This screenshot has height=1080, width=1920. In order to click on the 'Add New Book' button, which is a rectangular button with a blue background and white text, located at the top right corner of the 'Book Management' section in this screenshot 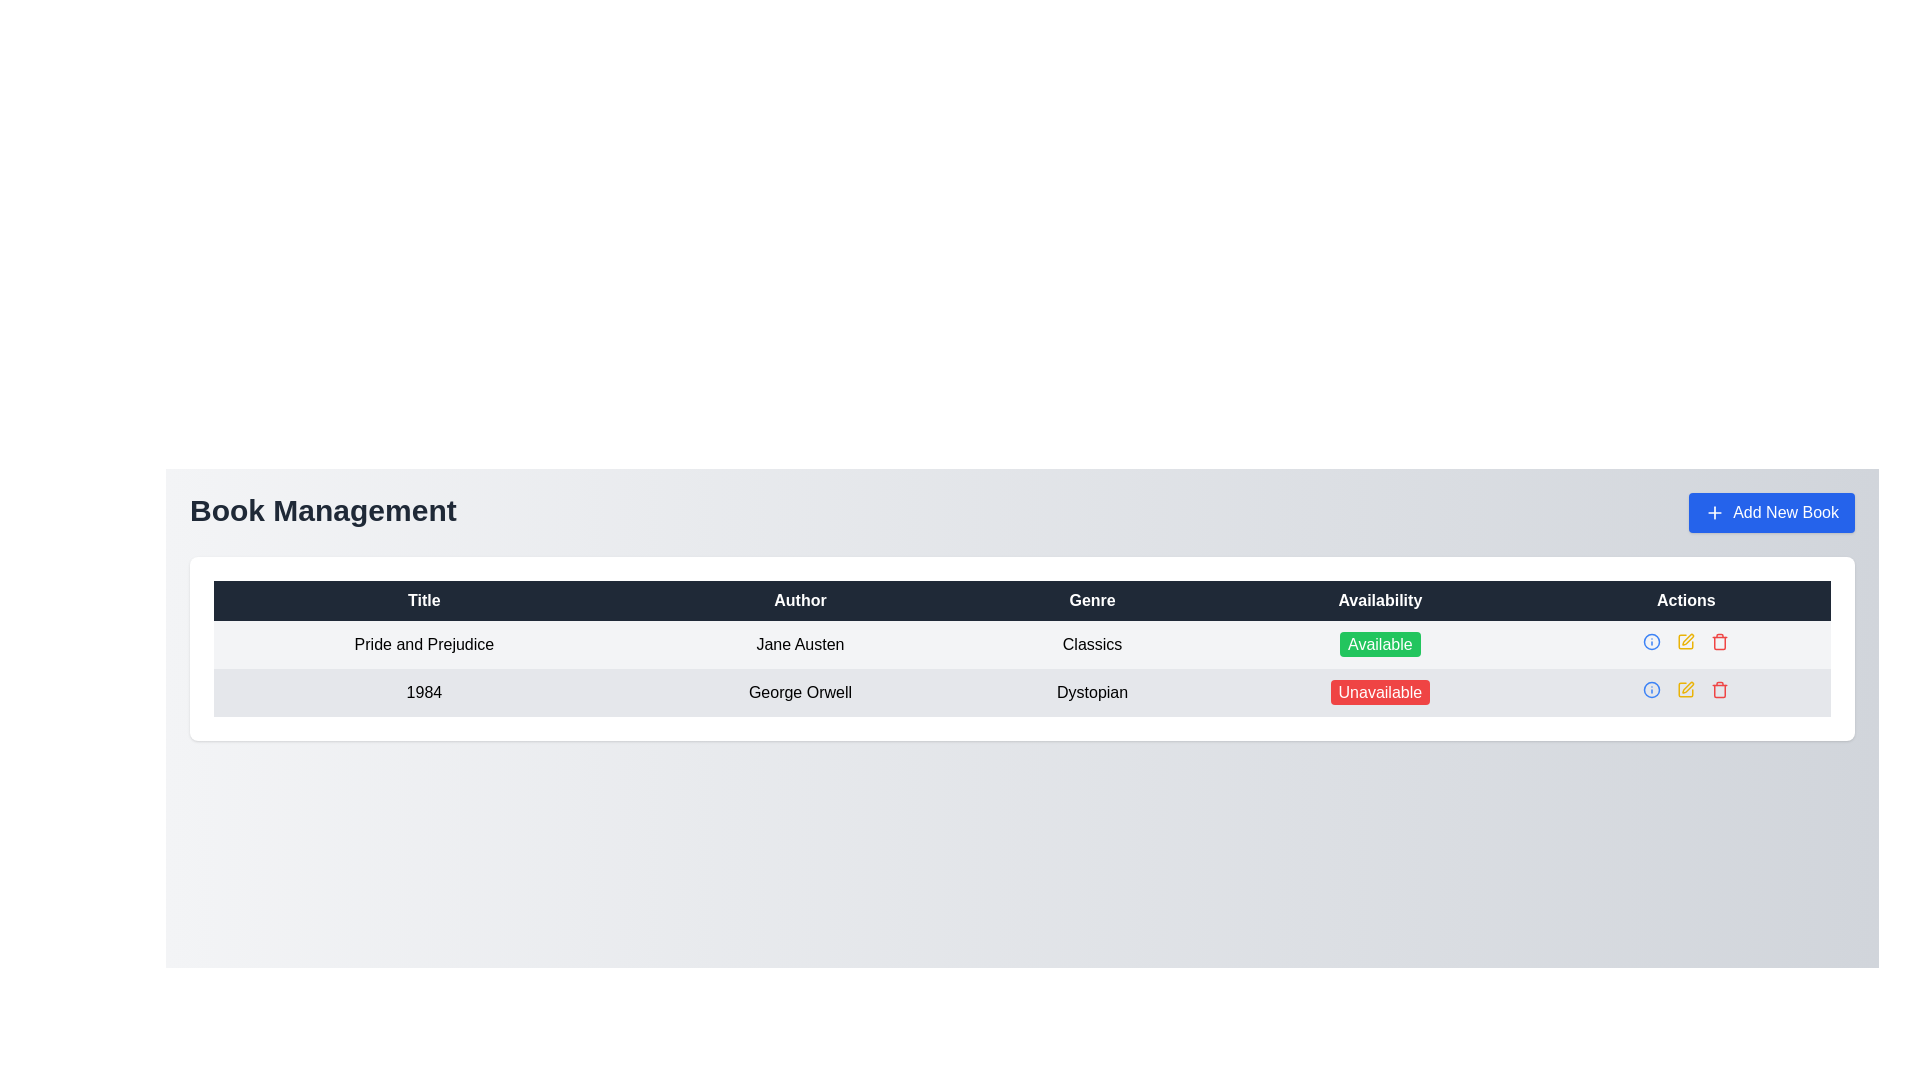, I will do `click(1772, 512)`.